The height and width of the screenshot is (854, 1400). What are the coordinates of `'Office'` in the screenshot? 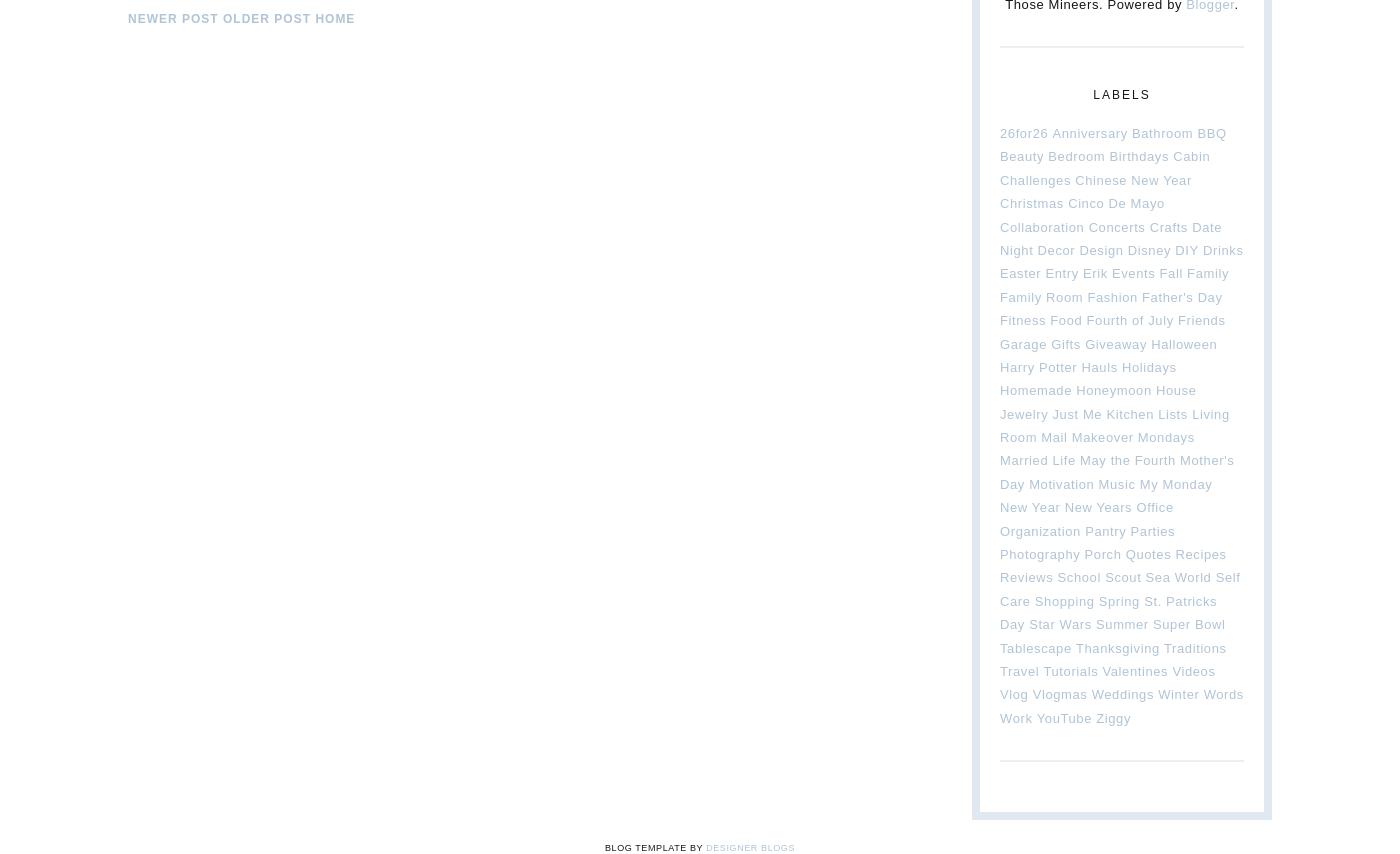 It's located at (1154, 506).